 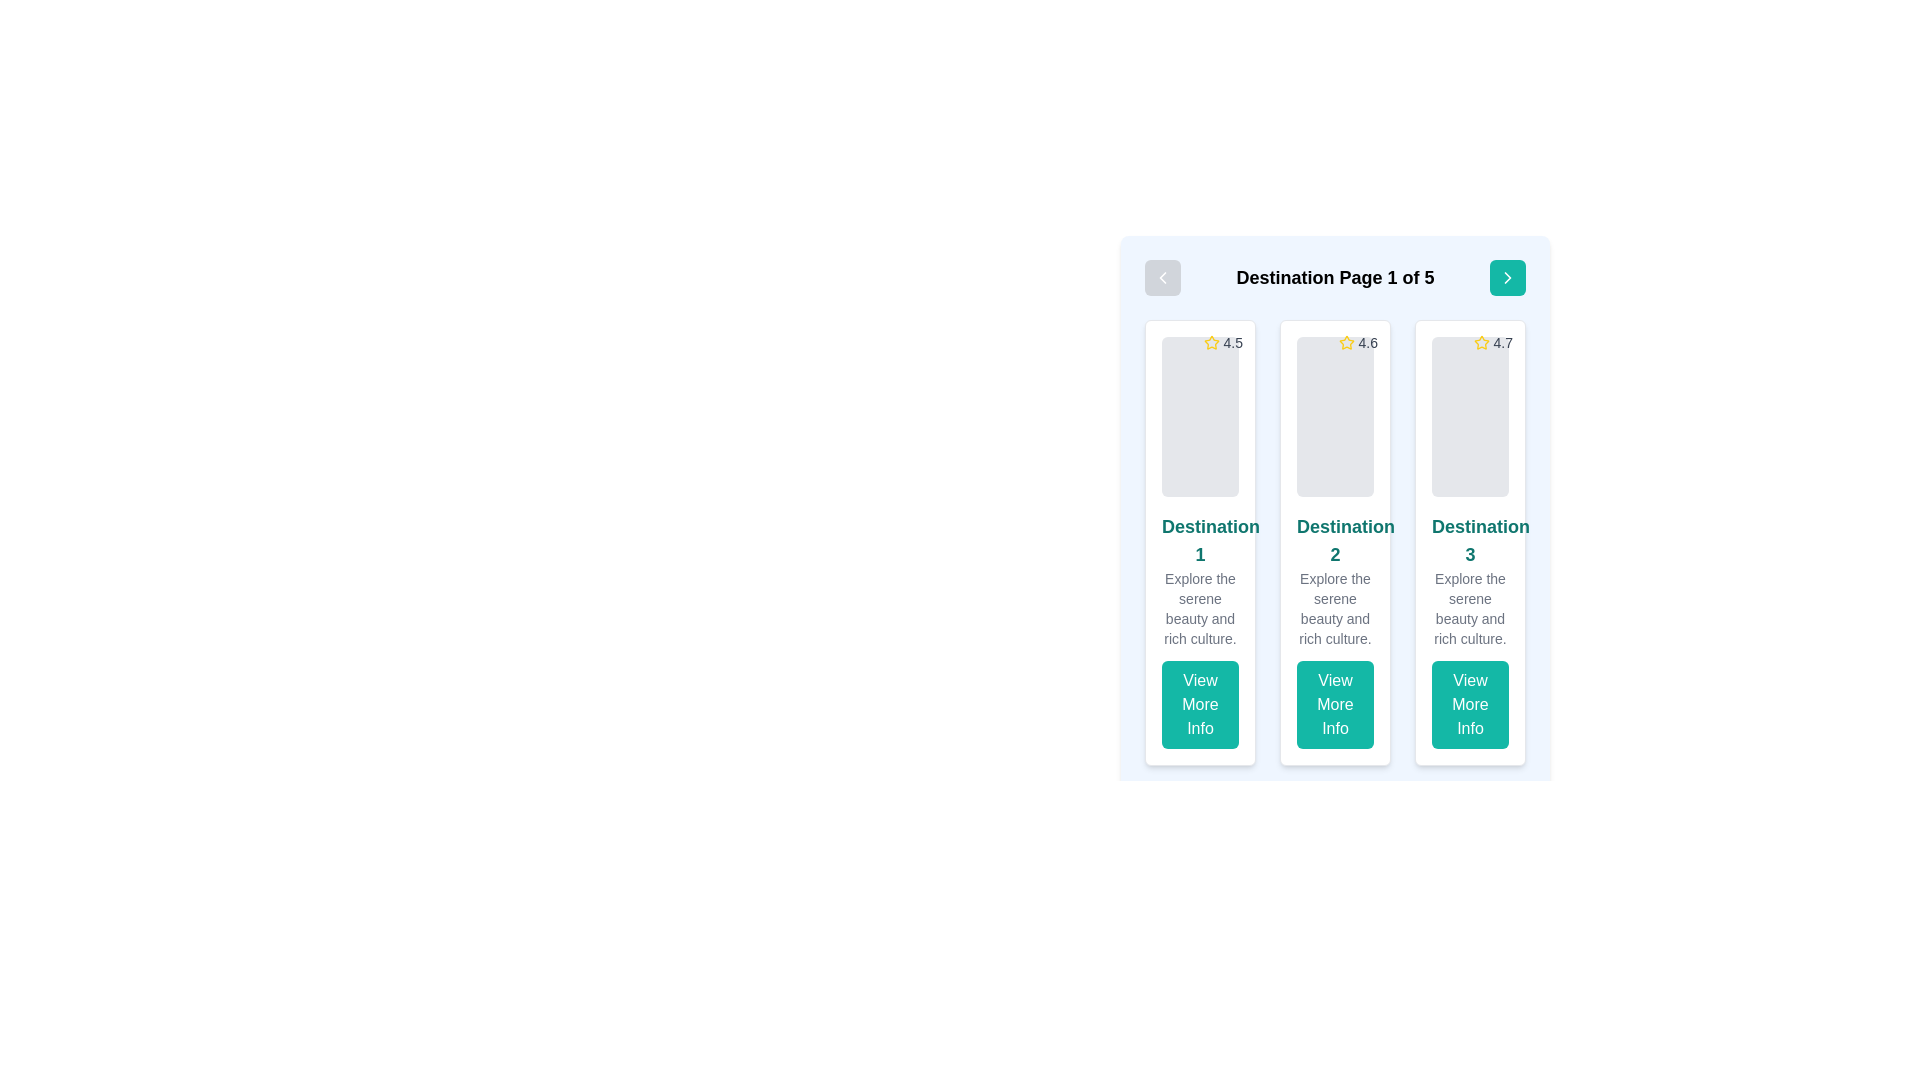 I want to click on the 'Destination 2' label, which features bold teal text and is positioned in the middle card of the destination cards, so click(x=1335, y=540).